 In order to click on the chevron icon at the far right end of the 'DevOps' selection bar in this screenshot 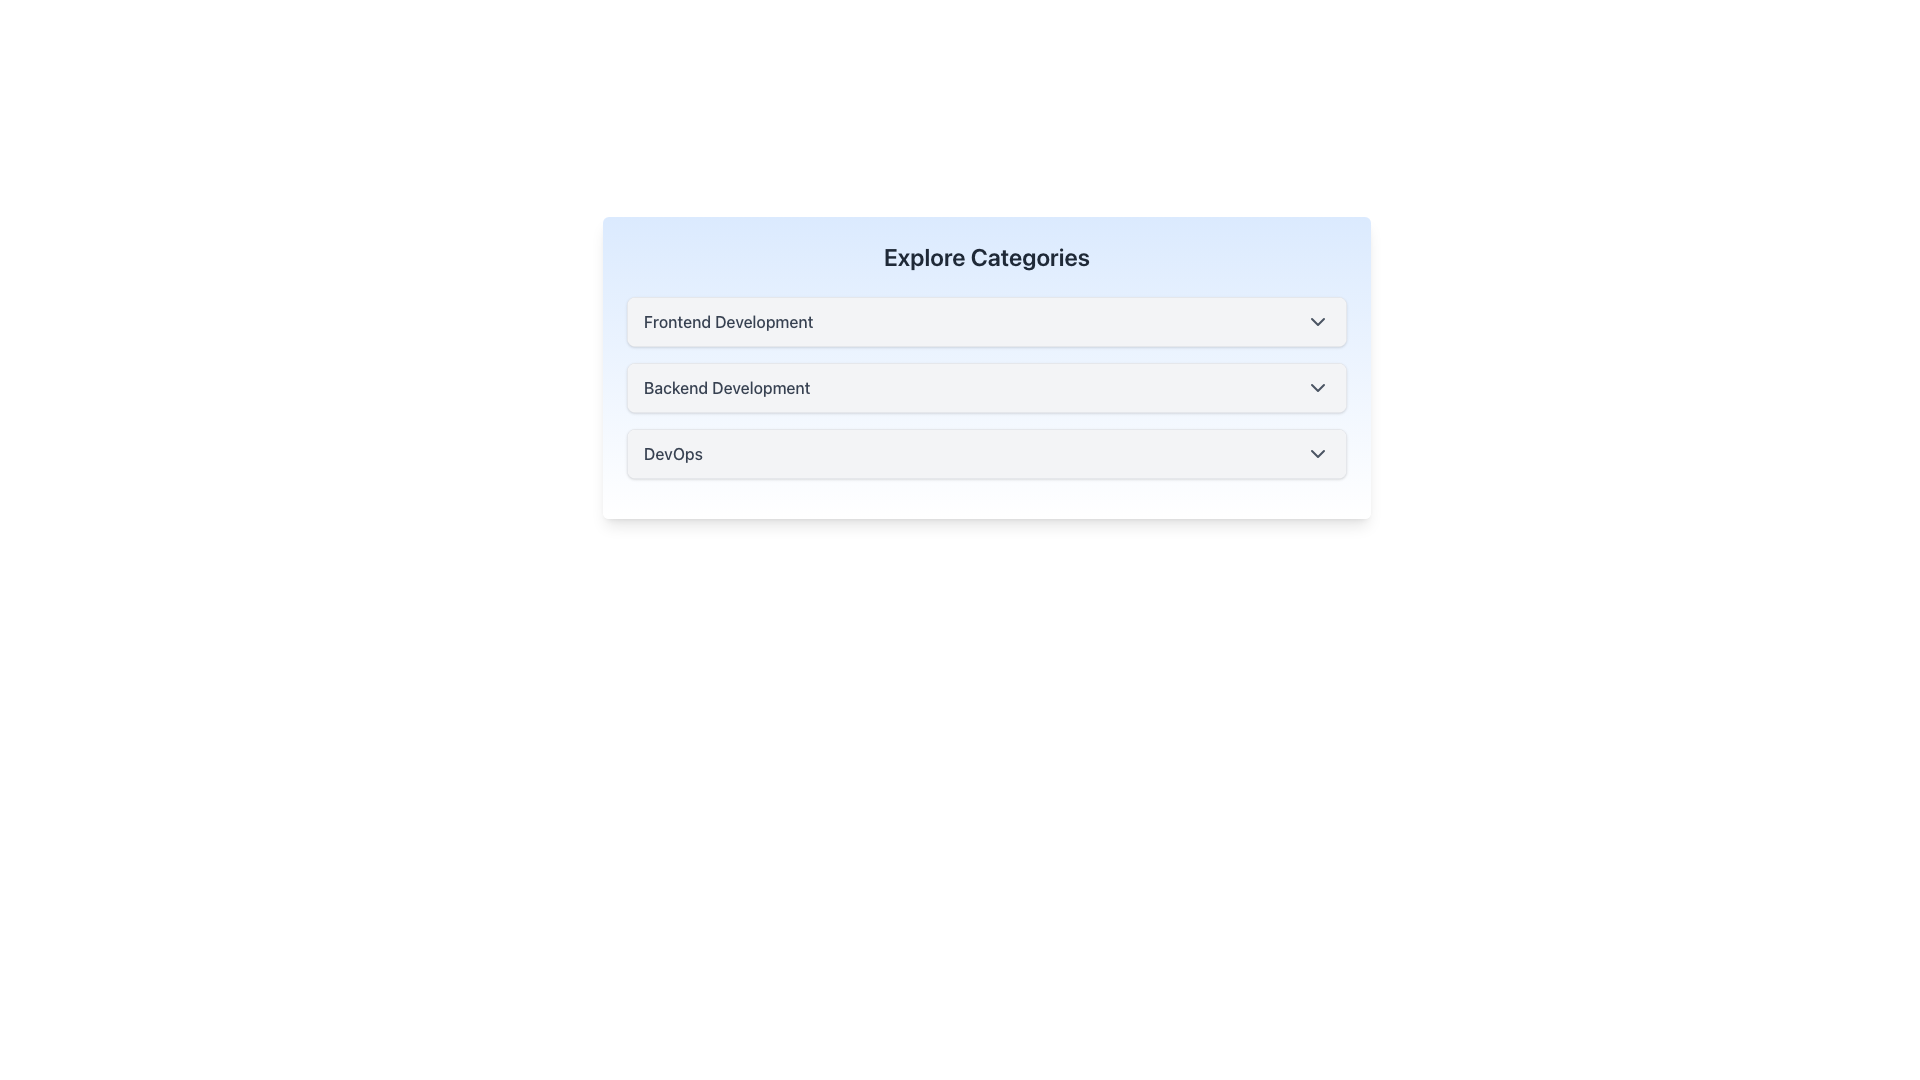, I will do `click(1318, 454)`.